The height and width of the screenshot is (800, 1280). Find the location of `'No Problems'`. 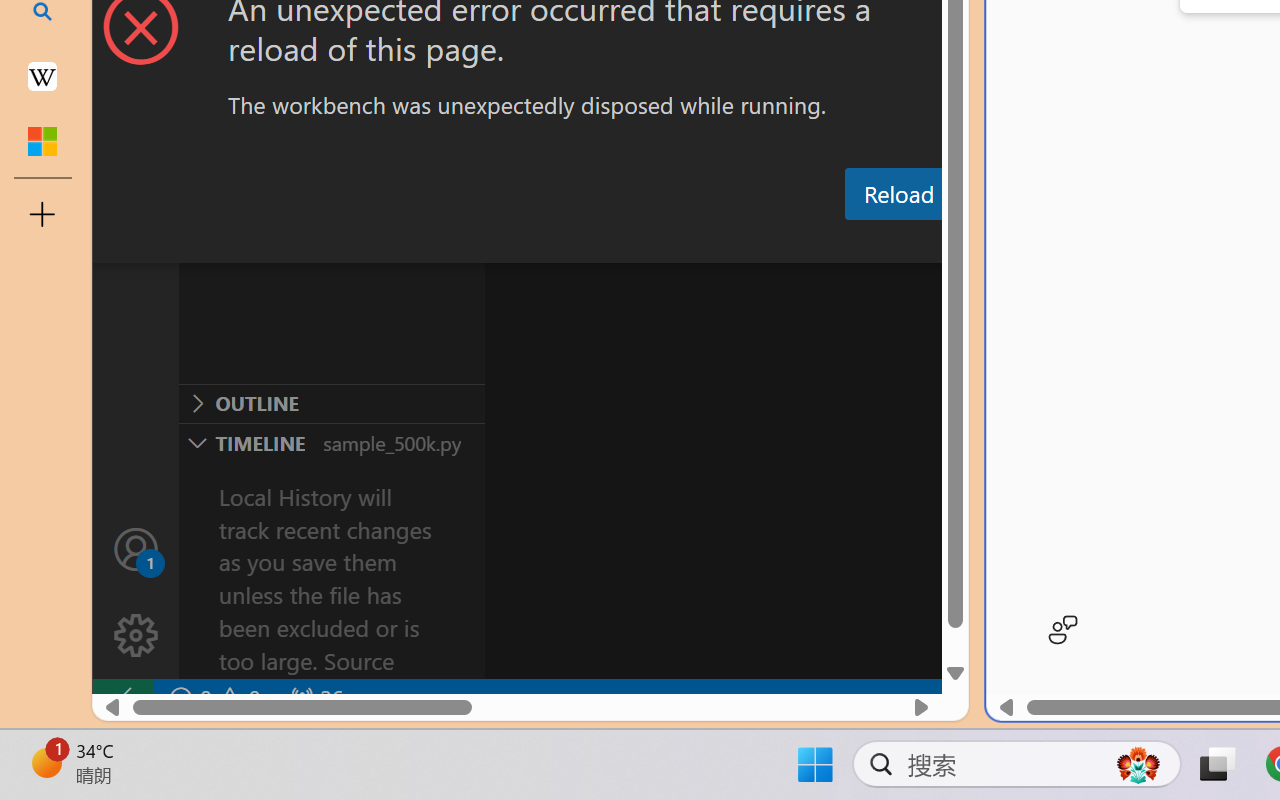

'No Problems' is located at coordinates (213, 698).